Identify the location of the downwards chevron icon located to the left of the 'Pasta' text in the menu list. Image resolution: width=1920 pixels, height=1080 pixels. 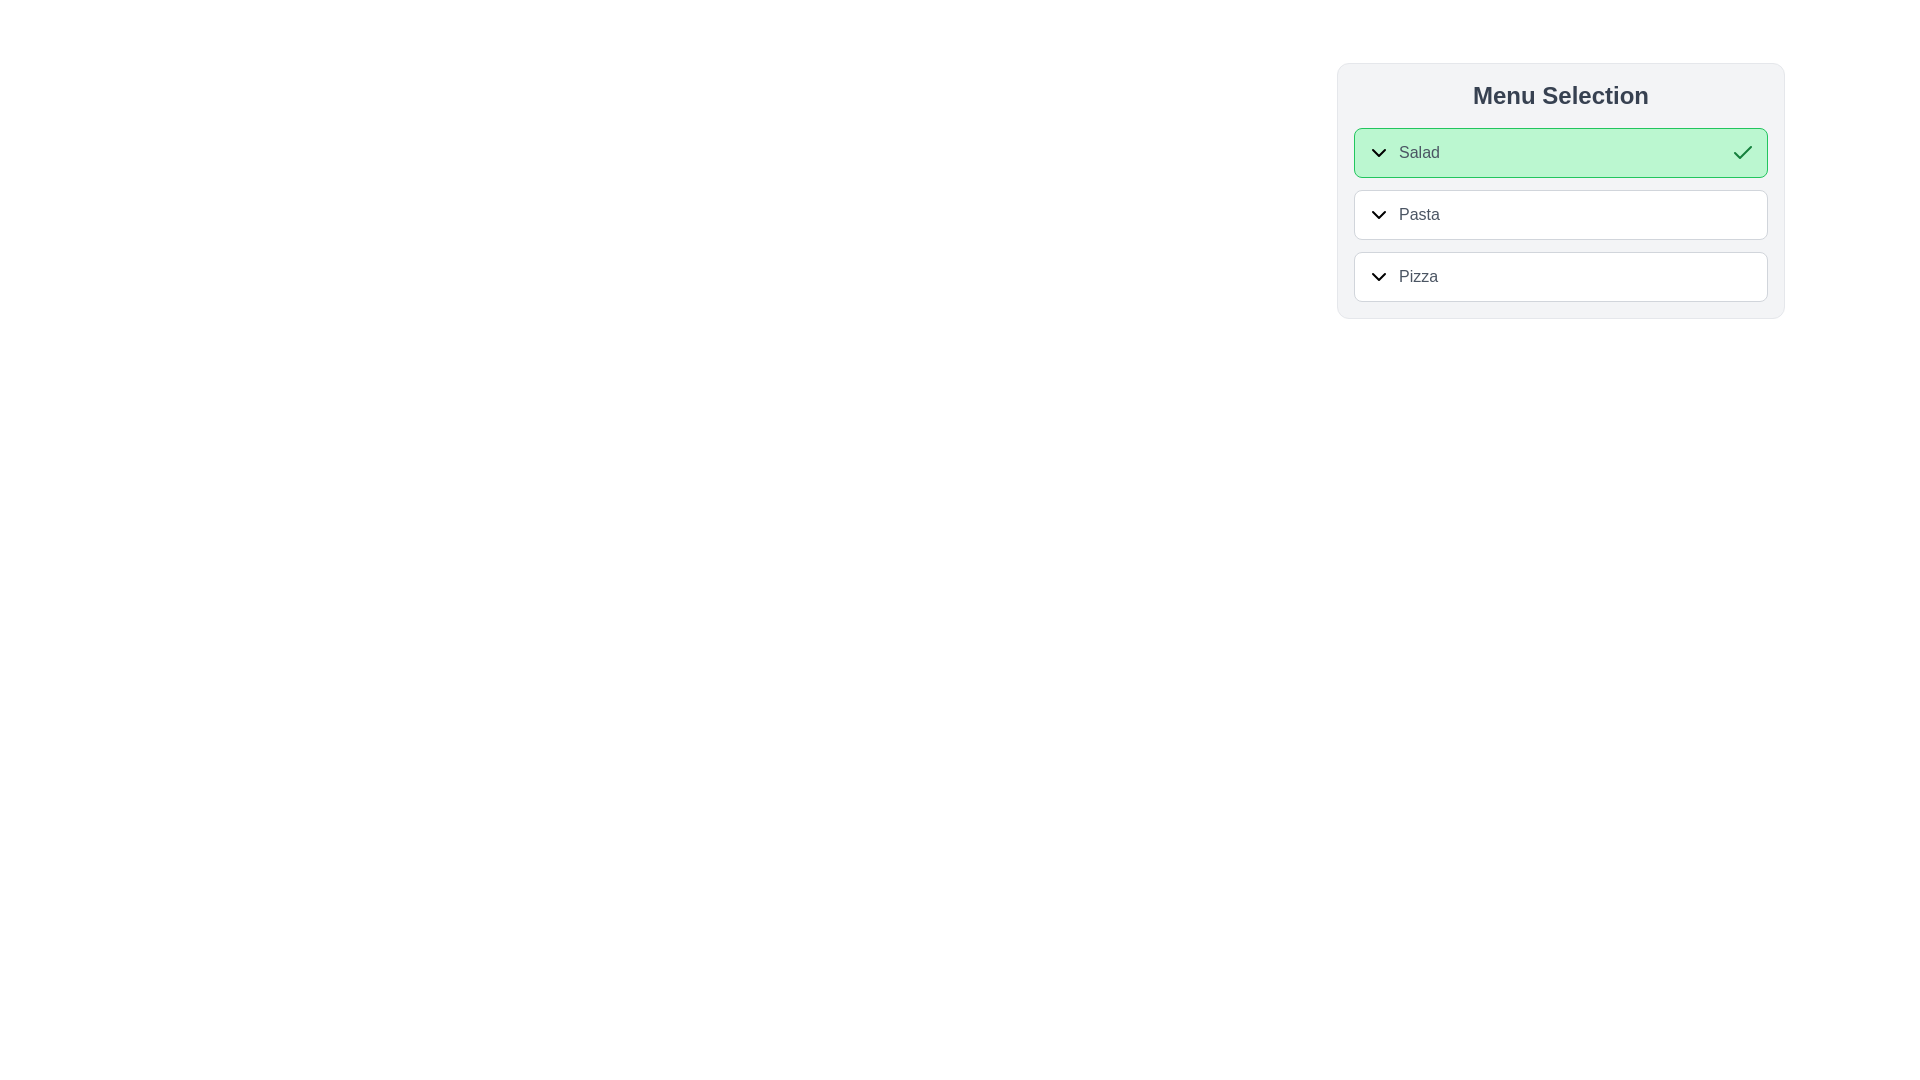
(1377, 215).